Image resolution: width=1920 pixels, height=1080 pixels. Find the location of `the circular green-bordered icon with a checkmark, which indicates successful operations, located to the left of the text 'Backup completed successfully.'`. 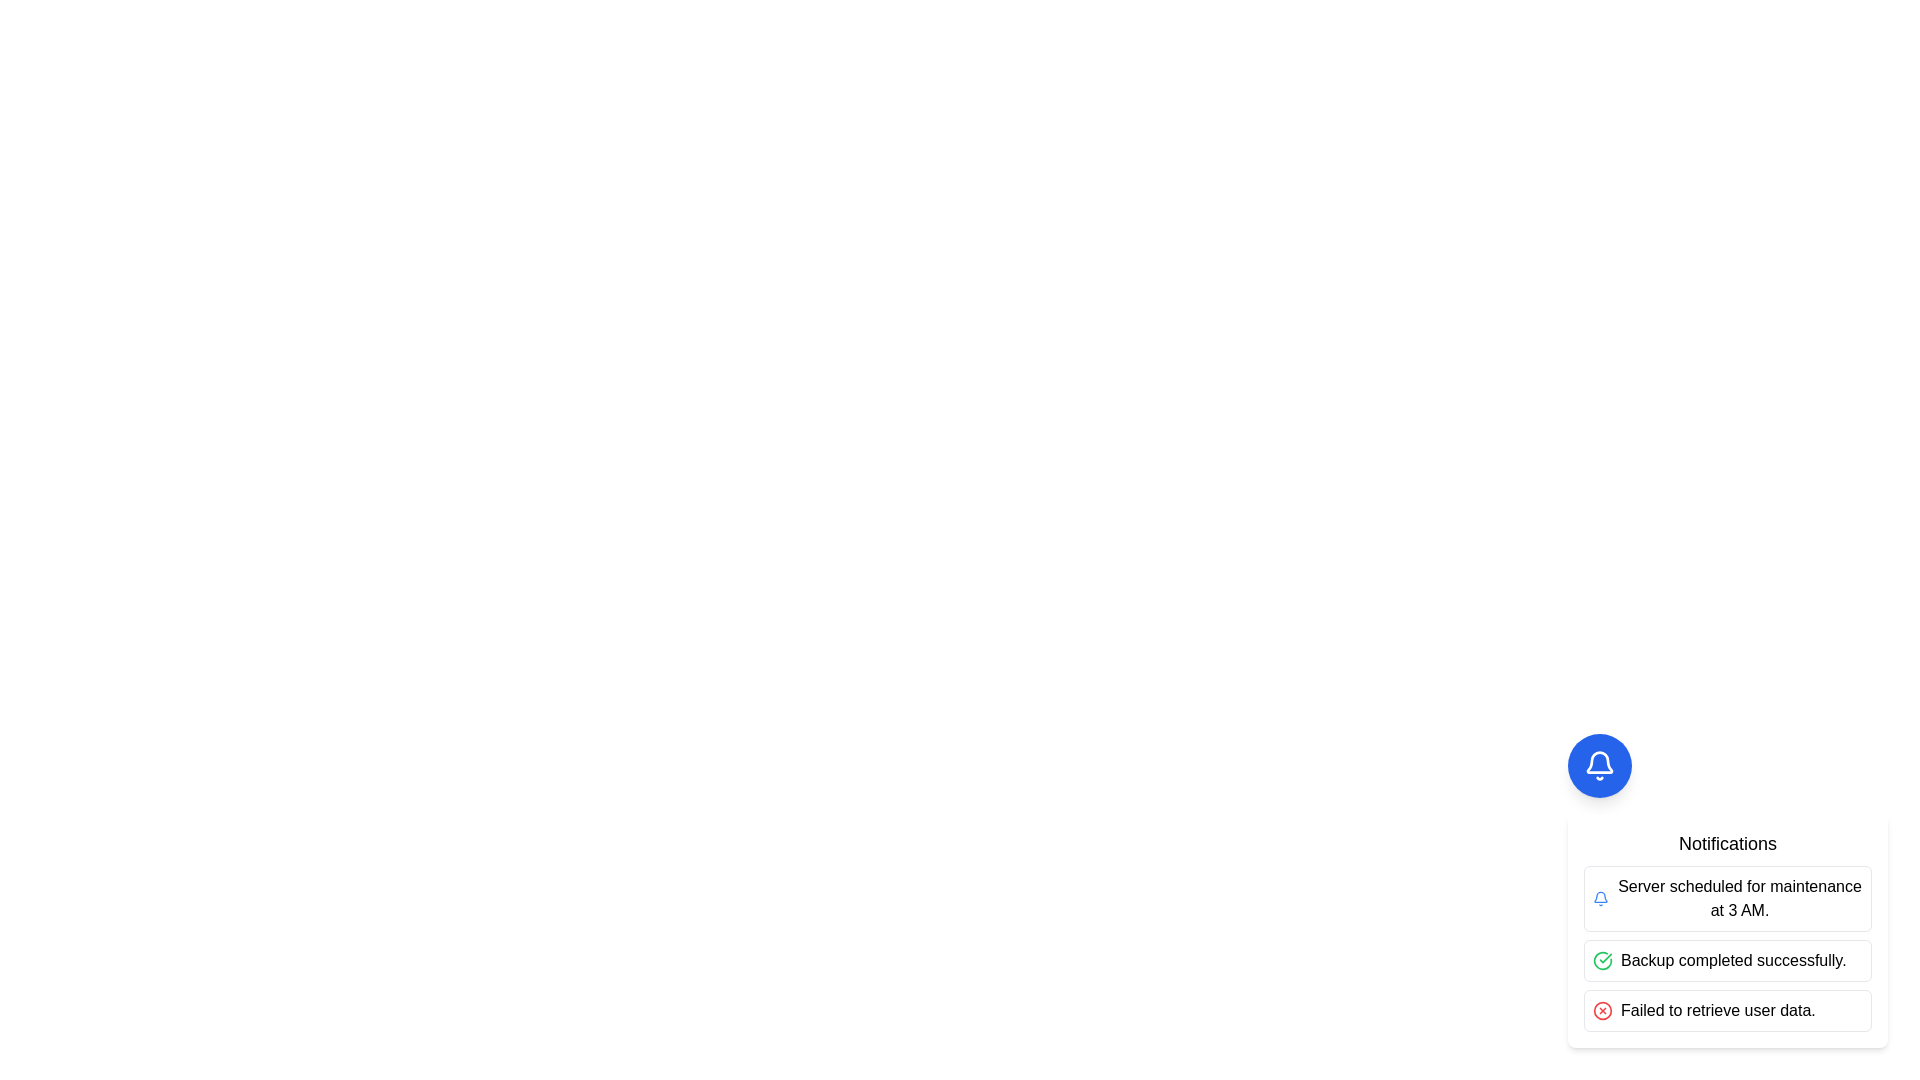

the circular green-bordered icon with a checkmark, which indicates successful operations, located to the left of the text 'Backup completed successfully.' is located at coordinates (1603, 959).